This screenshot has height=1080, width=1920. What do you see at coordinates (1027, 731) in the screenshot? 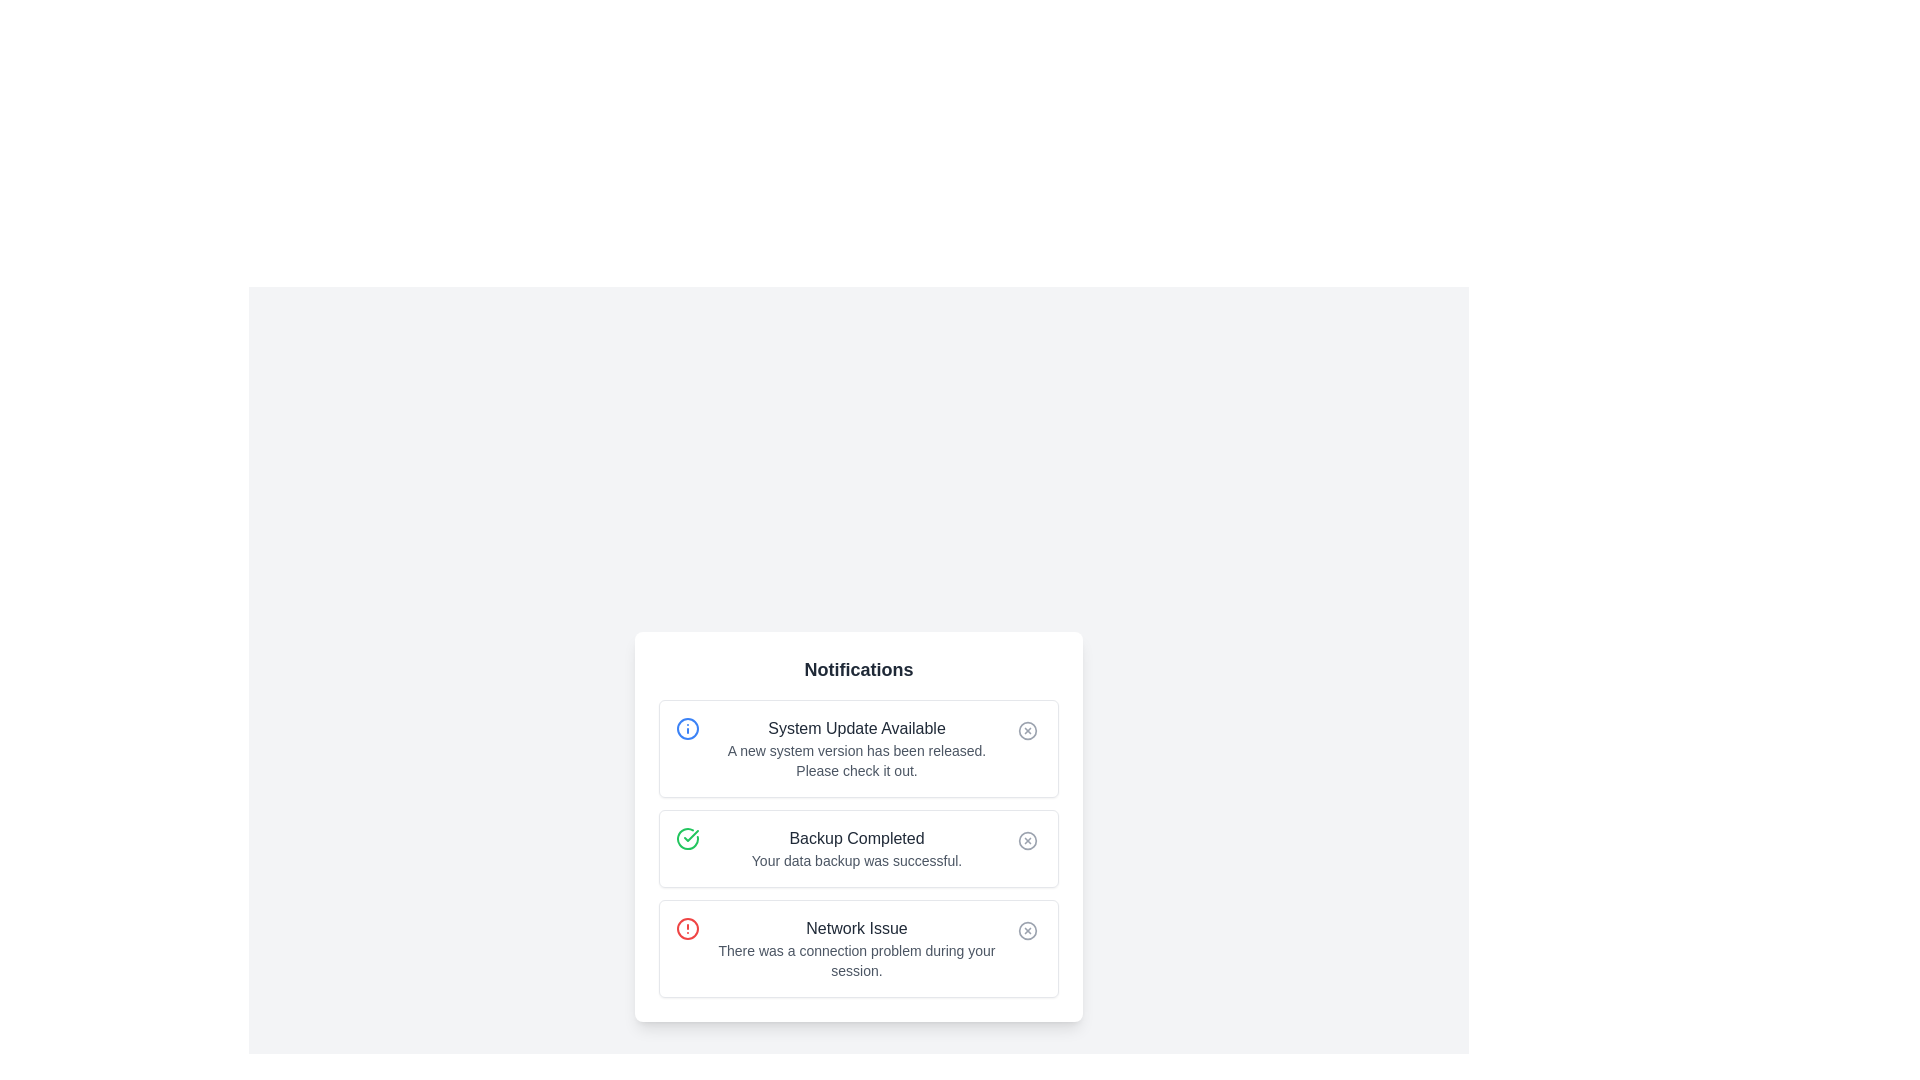
I see `the dismiss button, which is a circular icon with an 'X' symbol inside, located at the top-right of the 'System Update Available' notification card` at bounding box center [1027, 731].